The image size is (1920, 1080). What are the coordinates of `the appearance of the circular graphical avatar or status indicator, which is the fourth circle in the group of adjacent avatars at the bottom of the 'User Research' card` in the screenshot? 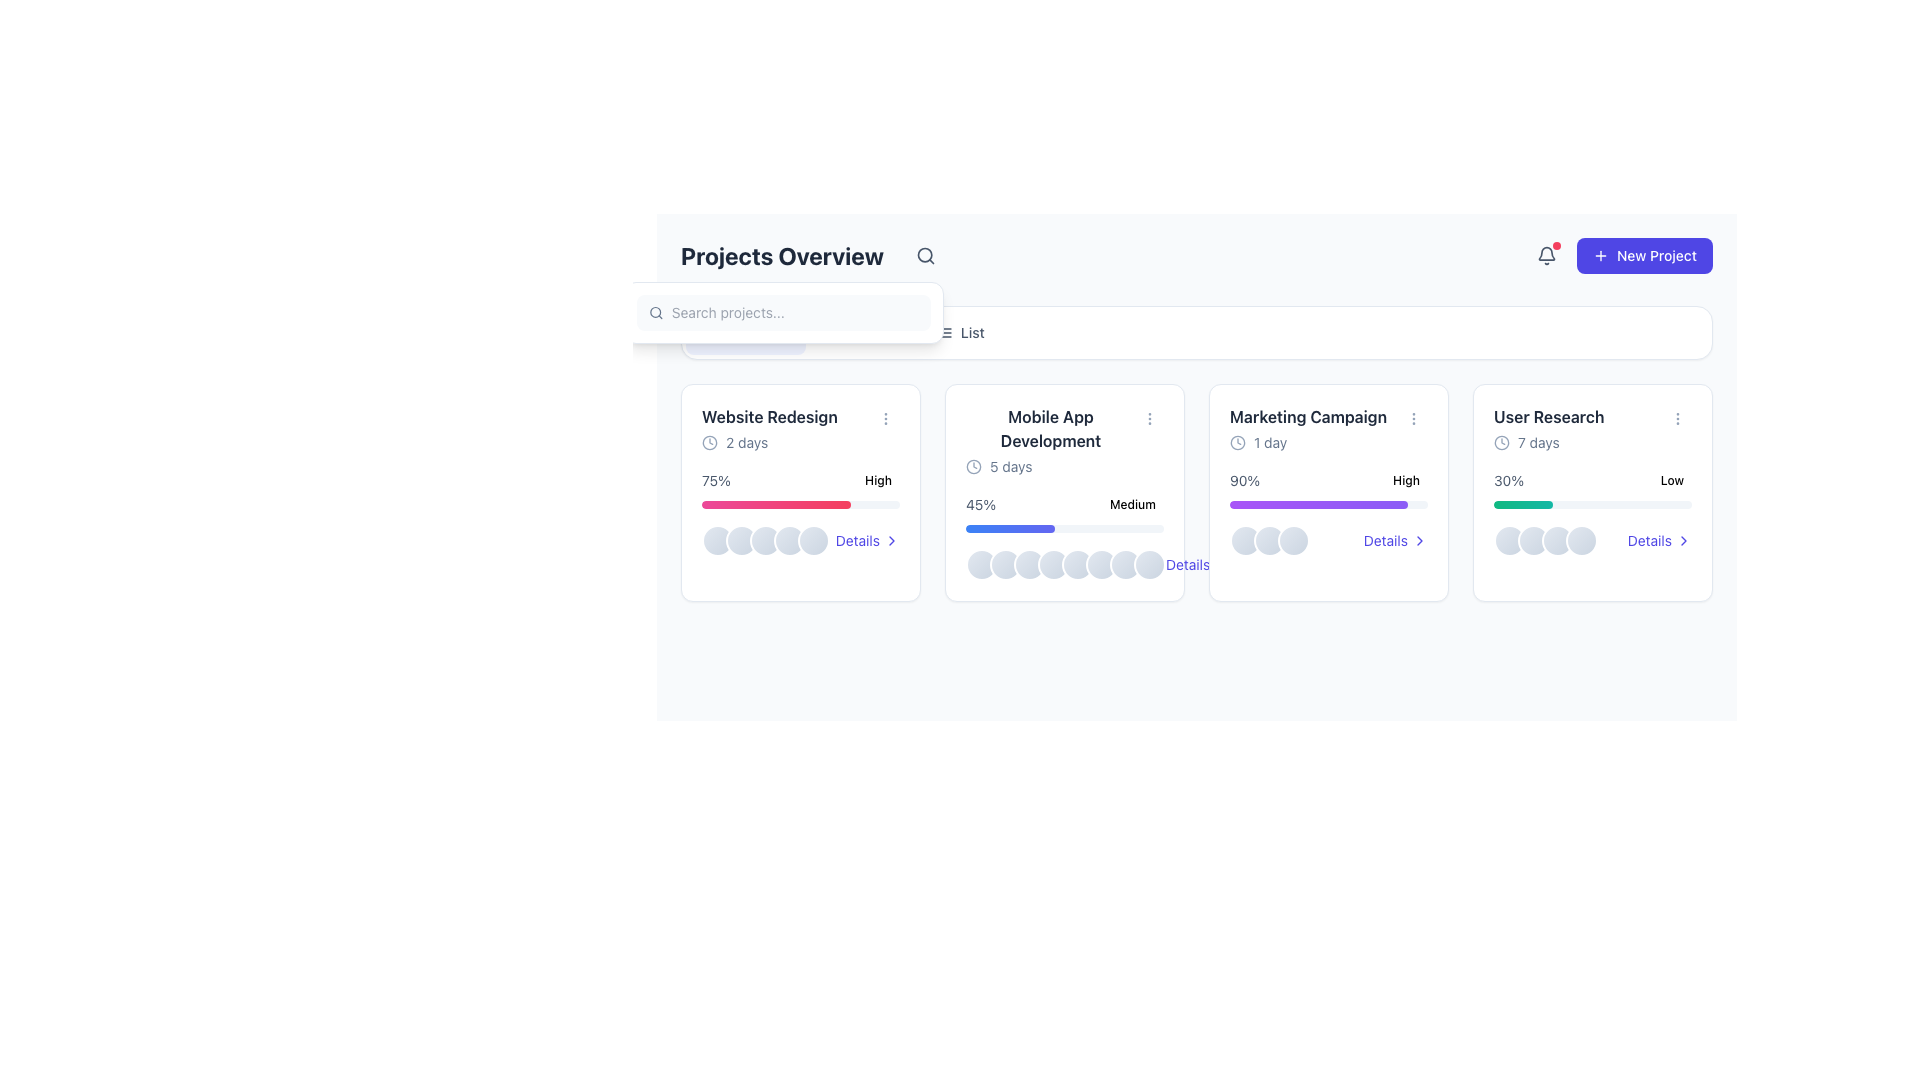 It's located at (1581, 540).